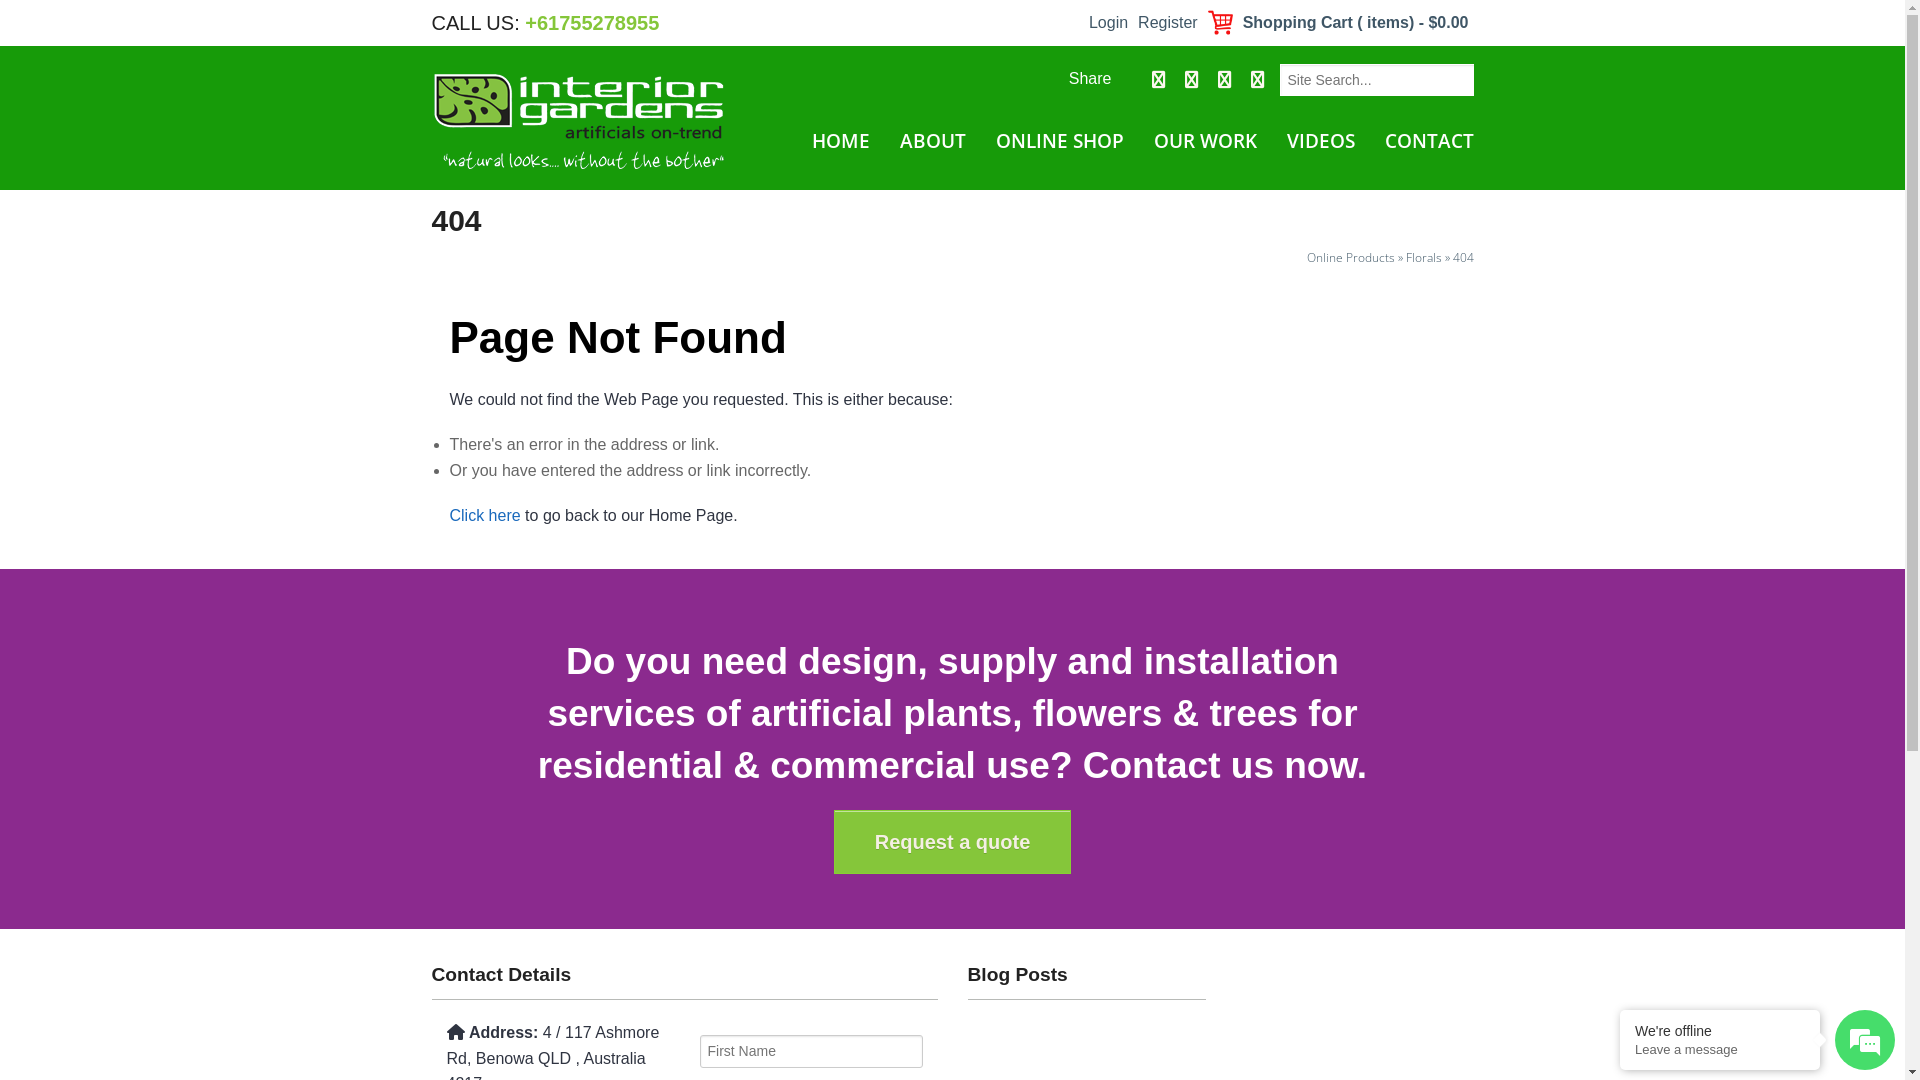 Image resolution: width=1920 pixels, height=1080 pixels. I want to click on 'Click here', so click(485, 514).